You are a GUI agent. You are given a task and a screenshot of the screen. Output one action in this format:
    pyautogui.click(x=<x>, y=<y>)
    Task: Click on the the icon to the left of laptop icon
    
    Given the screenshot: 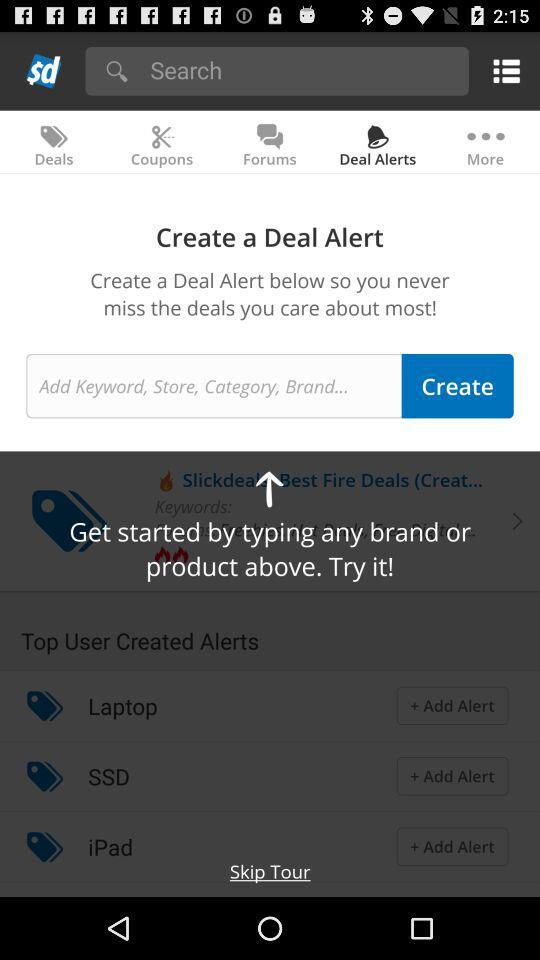 What is the action you would take?
    pyautogui.click(x=44, y=705)
    